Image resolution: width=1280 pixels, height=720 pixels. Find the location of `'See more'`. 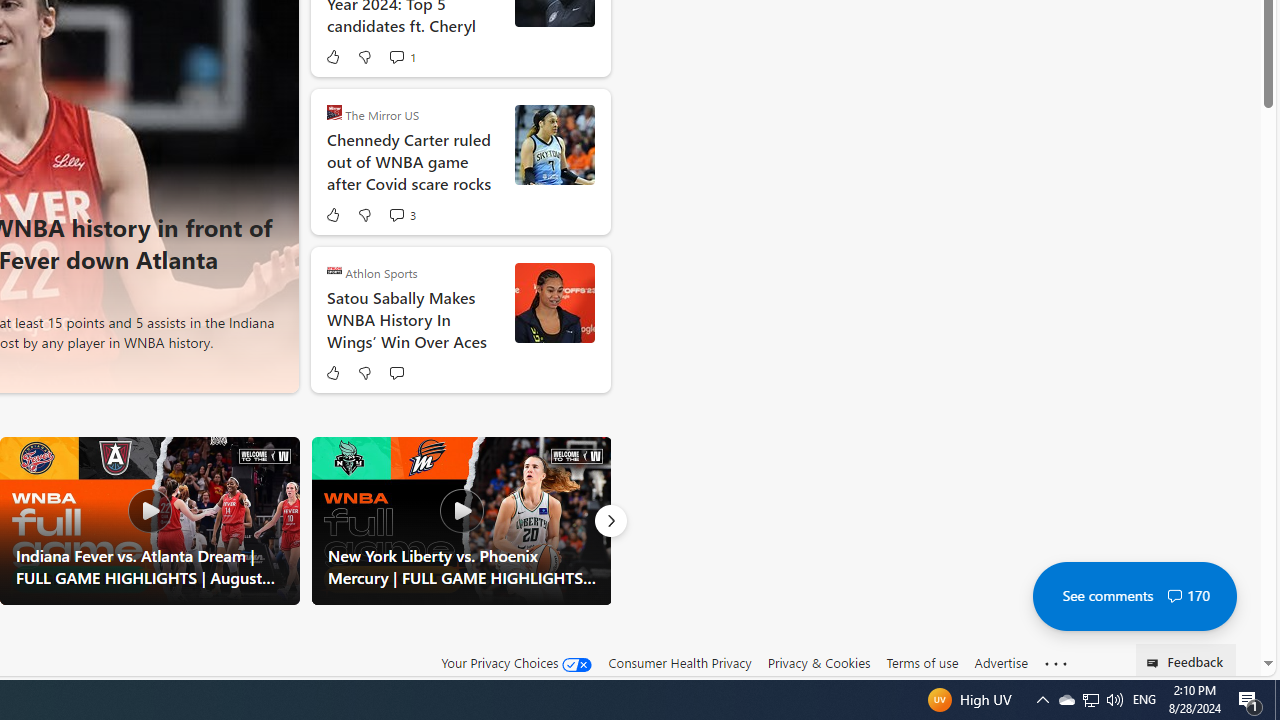

'See more' is located at coordinates (1055, 664).